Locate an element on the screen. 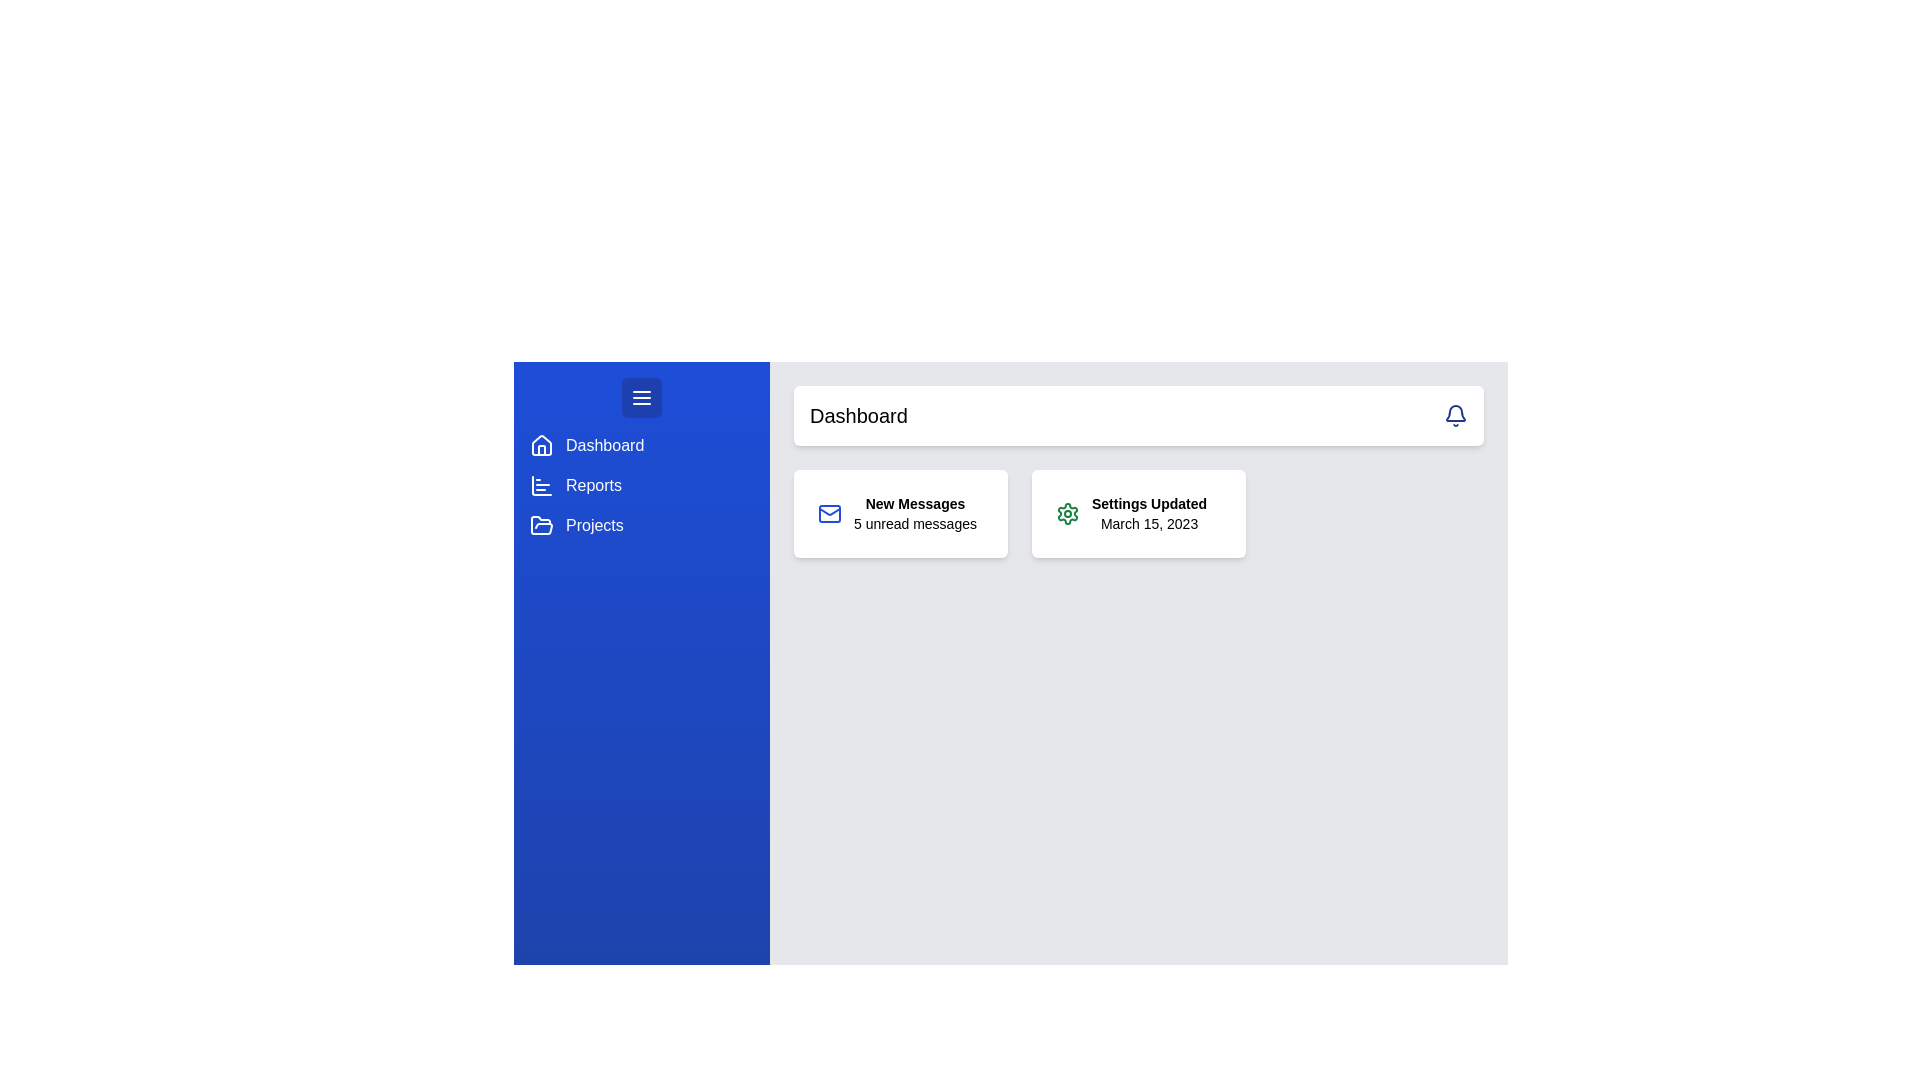  the 'New Messages' icon located in the center-left portion of the card is located at coordinates (830, 512).